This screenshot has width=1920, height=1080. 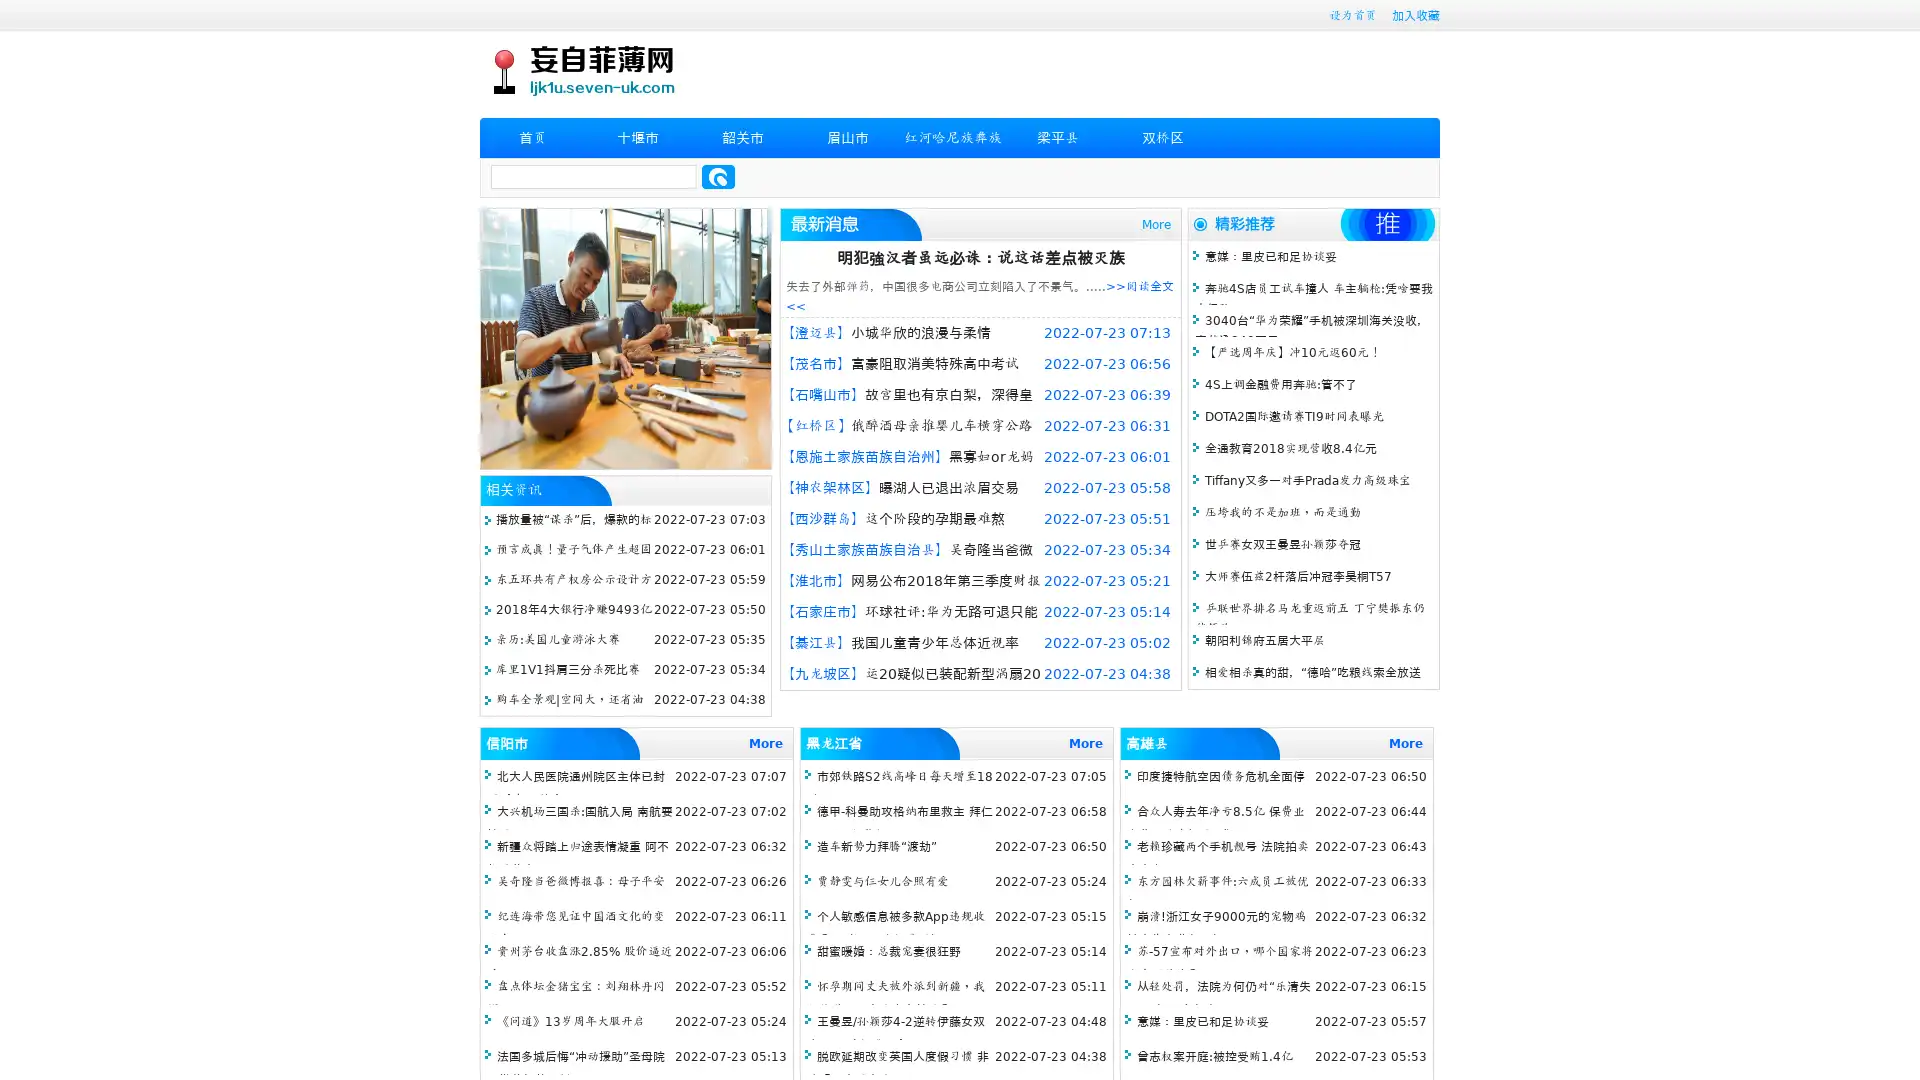 I want to click on Search, so click(x=718, y=176).